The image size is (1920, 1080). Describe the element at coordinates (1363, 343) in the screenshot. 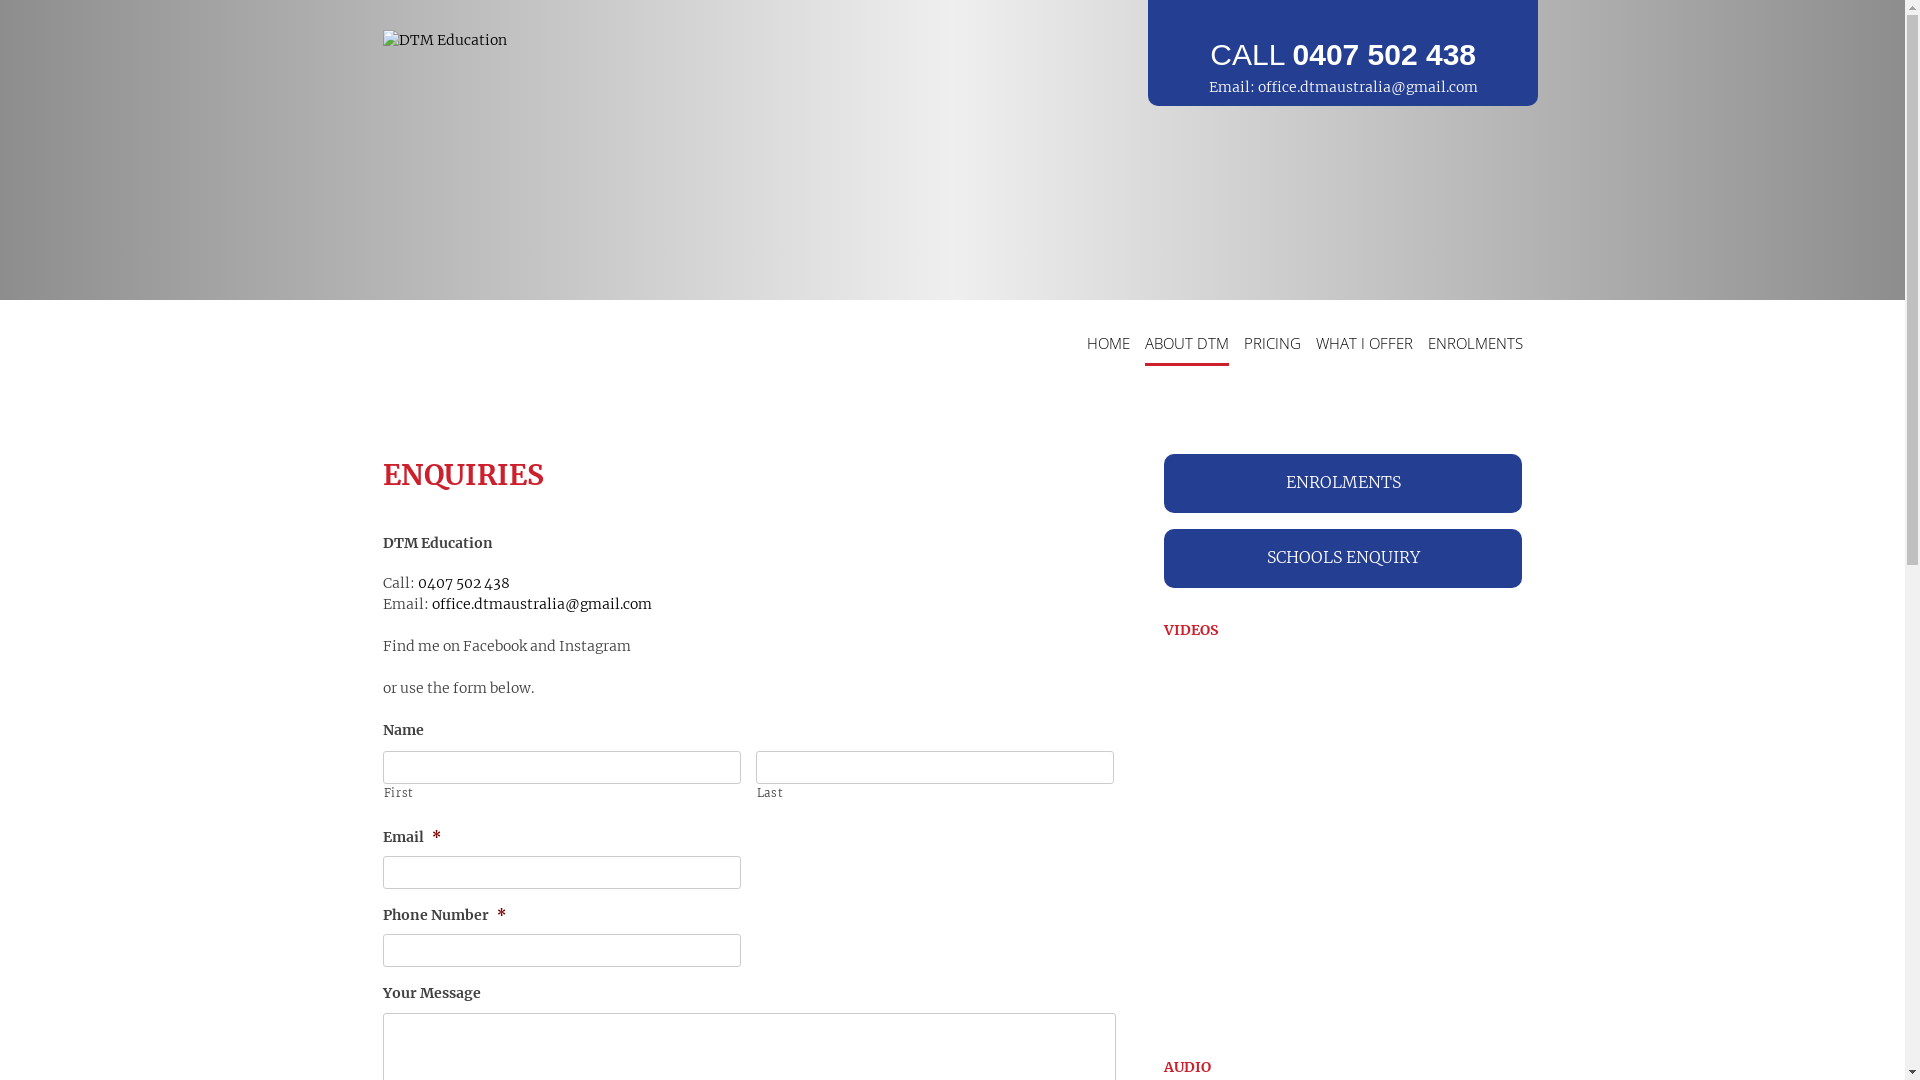

I see `'WHAT I OFFER'` at that location.